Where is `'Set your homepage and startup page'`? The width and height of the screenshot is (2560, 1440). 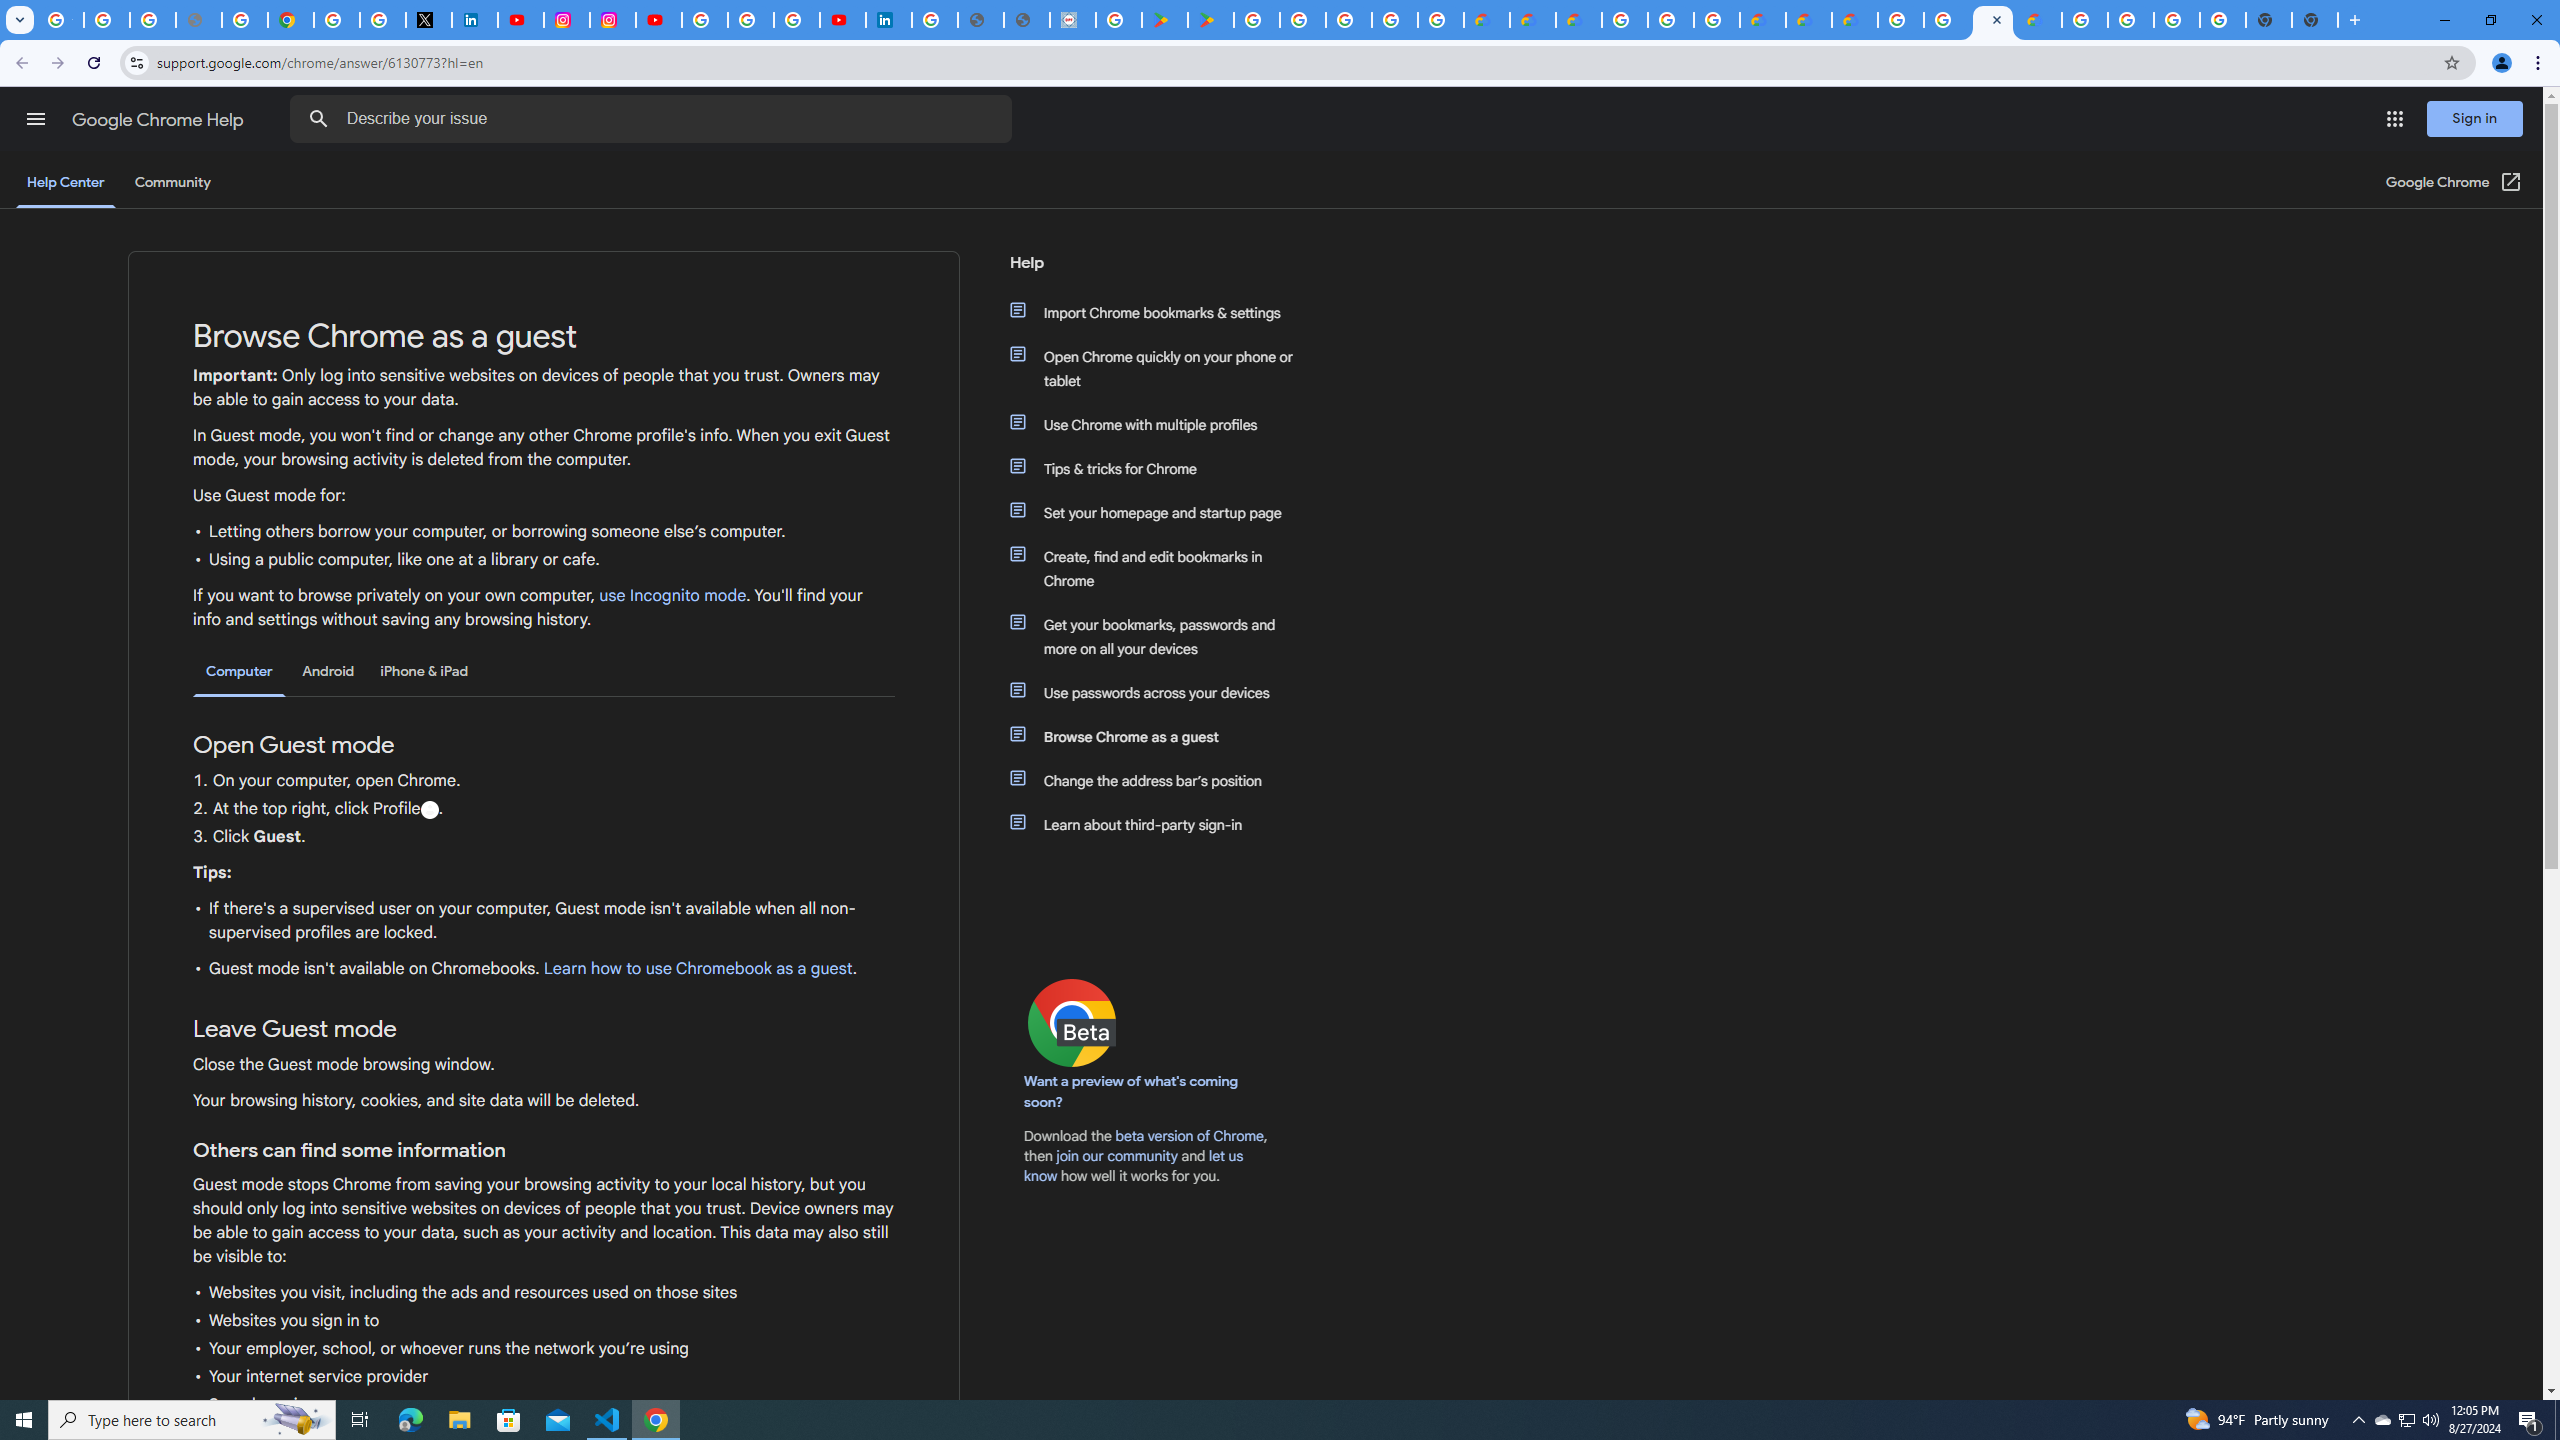
'Set your homepage and startup page' is located at coordinates (1162, 513).